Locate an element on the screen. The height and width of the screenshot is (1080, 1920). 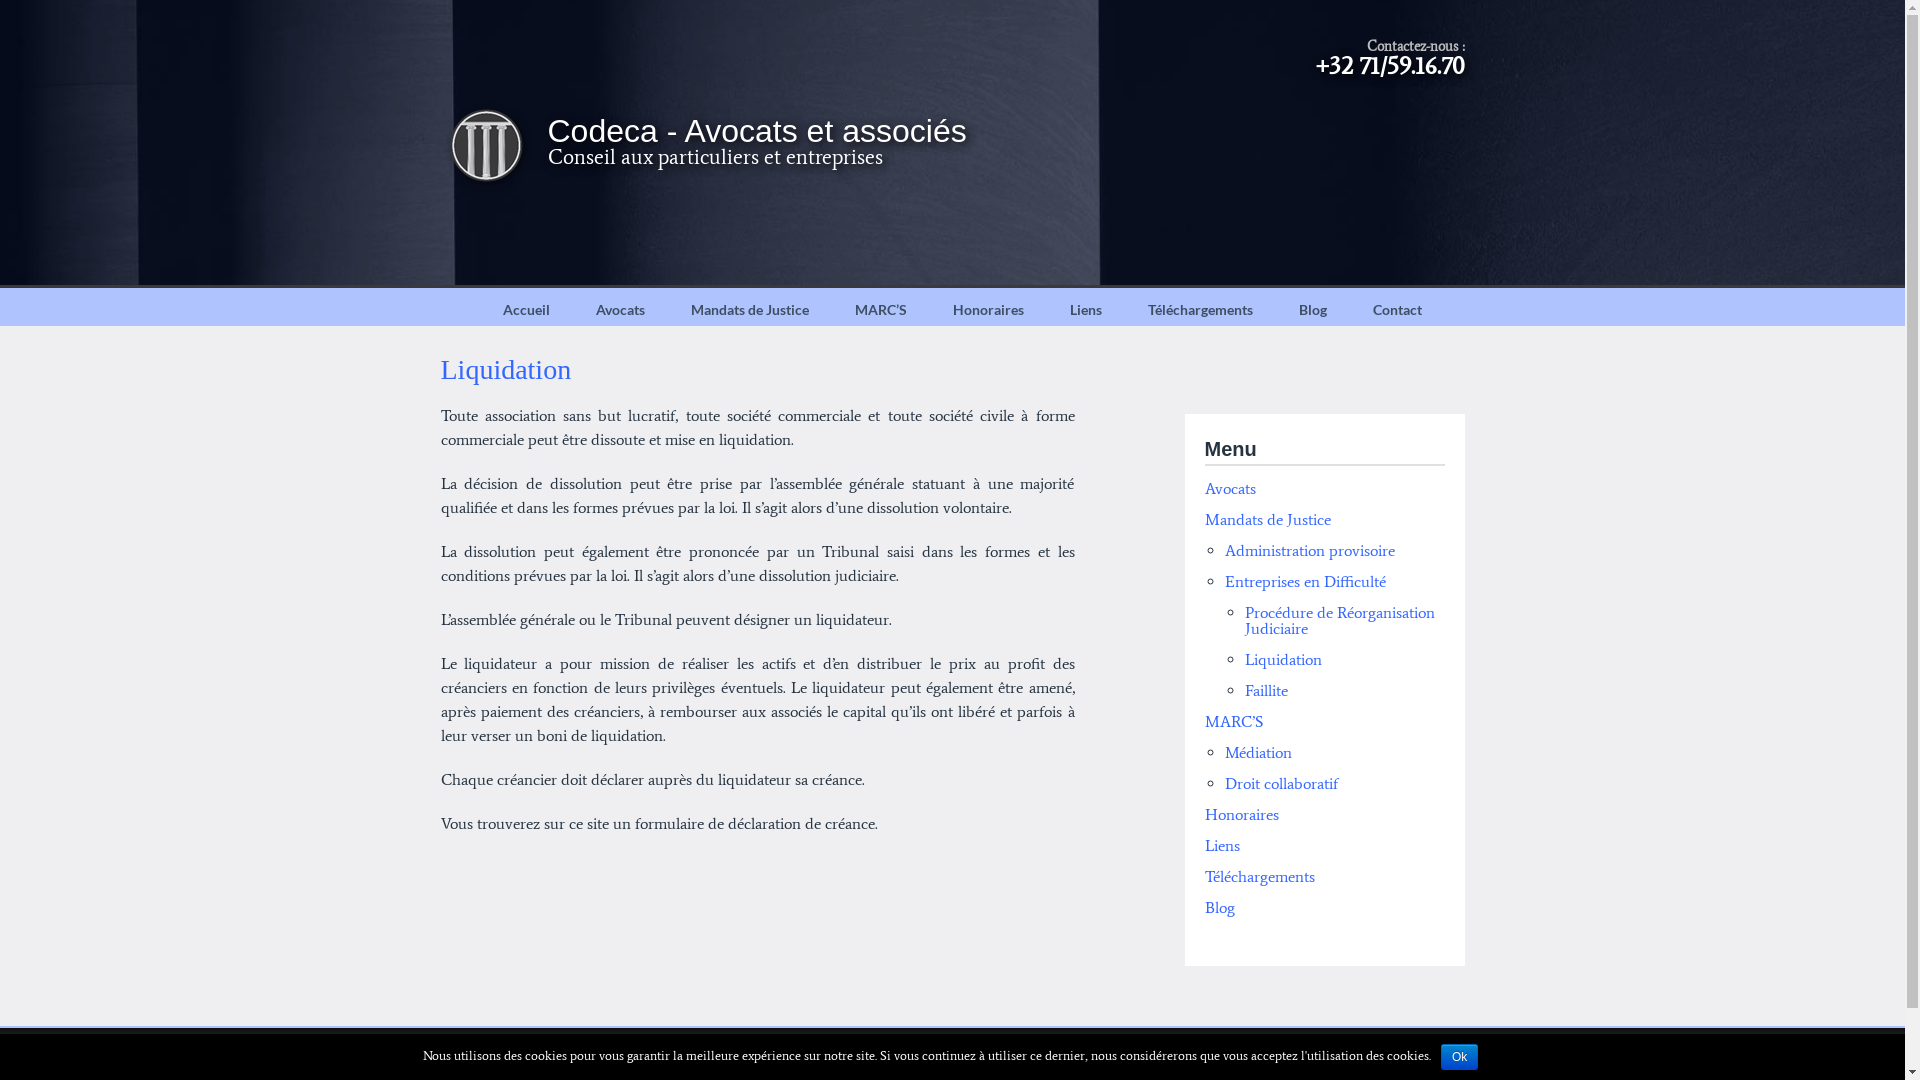
'Avocats' is located at coordinates (1203, 488).